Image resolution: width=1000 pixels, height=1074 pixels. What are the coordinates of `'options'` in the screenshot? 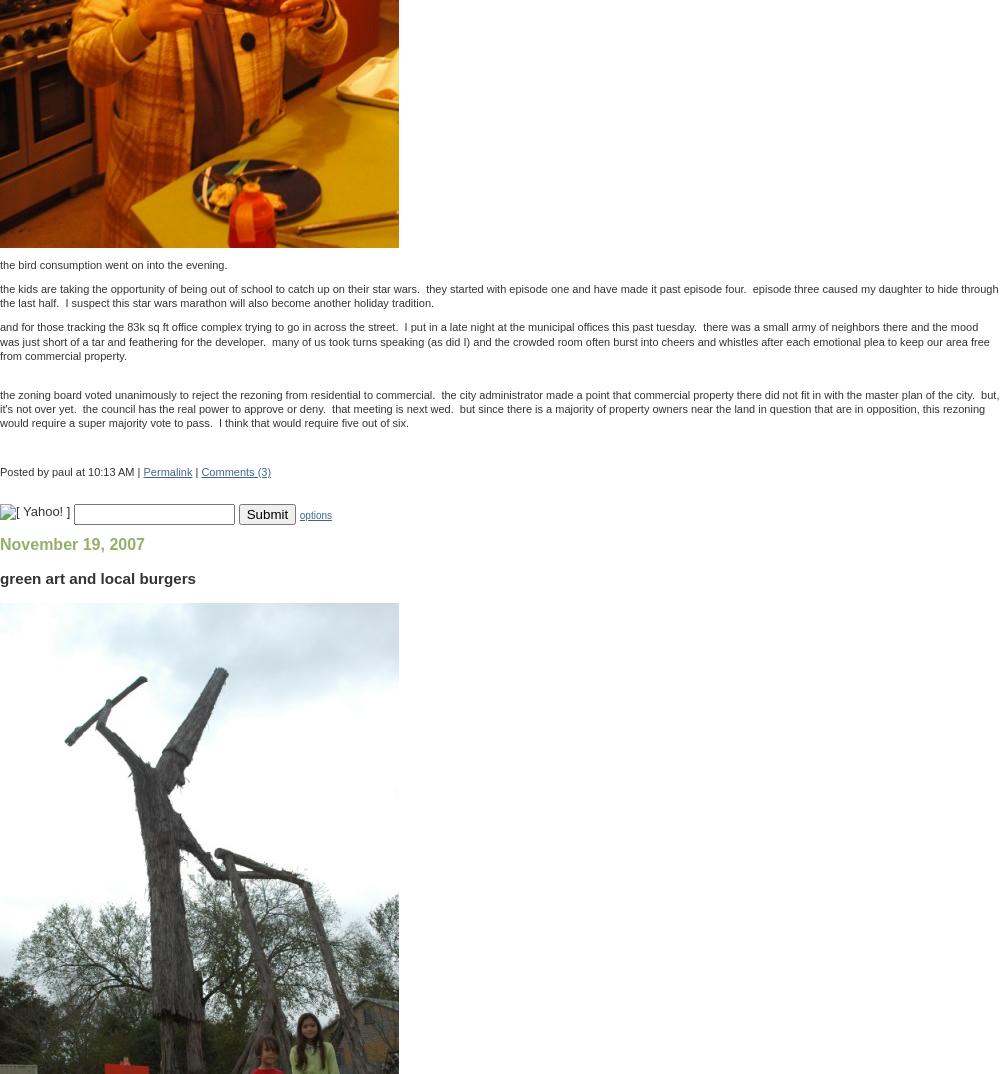 It's located at (314, 515).